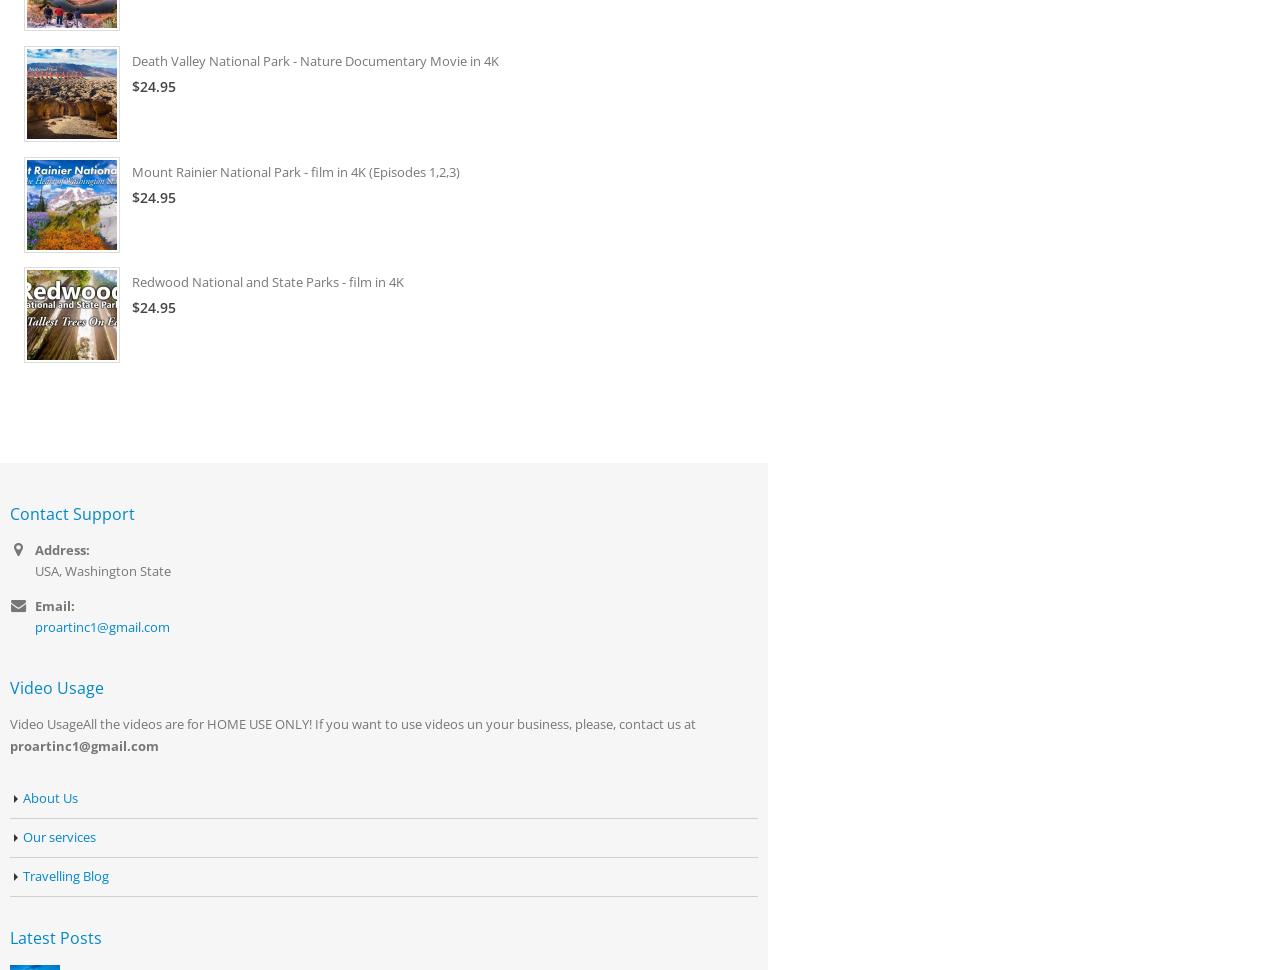 The height and width of the screenshot is (970, 1276). What do you see at coordinates (266, 280) in the screenshot?
I see `'Redwood National and State Parks - film in 4K'` at bounding box center [266, 280].